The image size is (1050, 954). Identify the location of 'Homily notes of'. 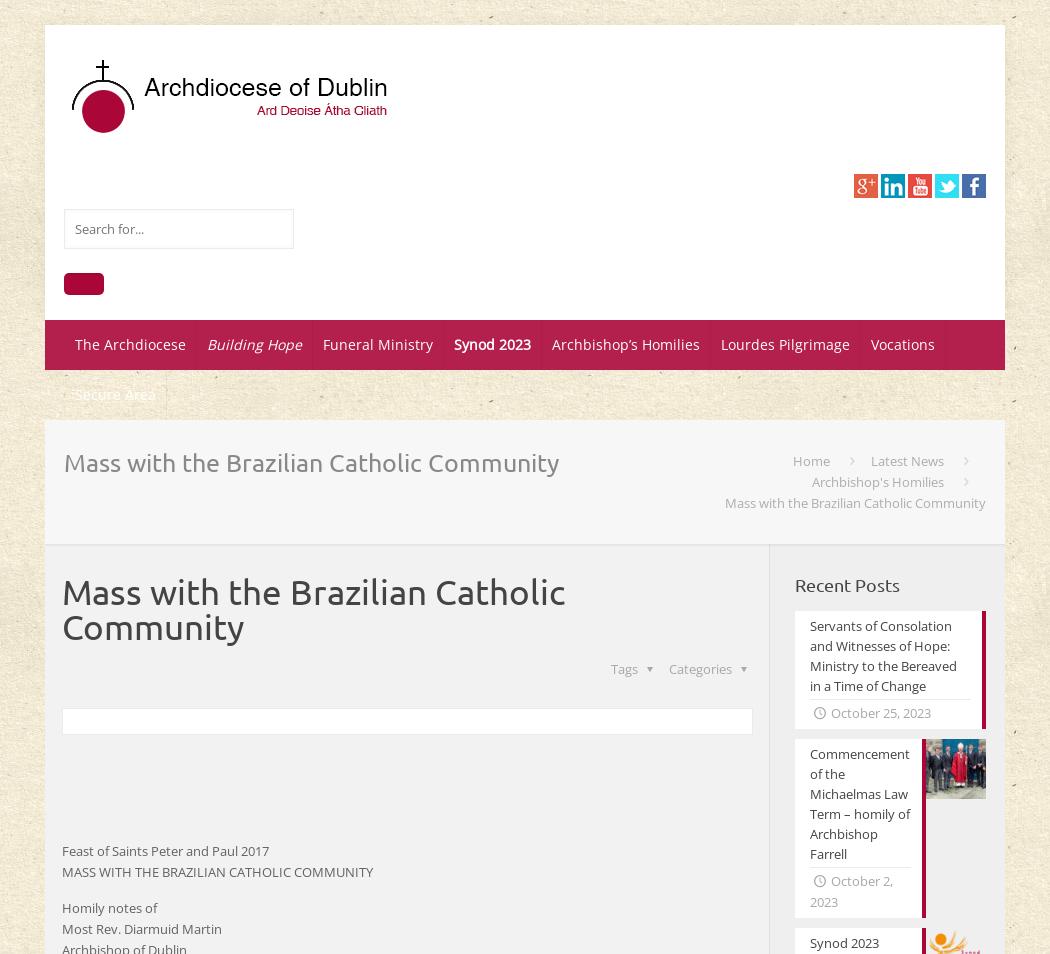
(109, 908).